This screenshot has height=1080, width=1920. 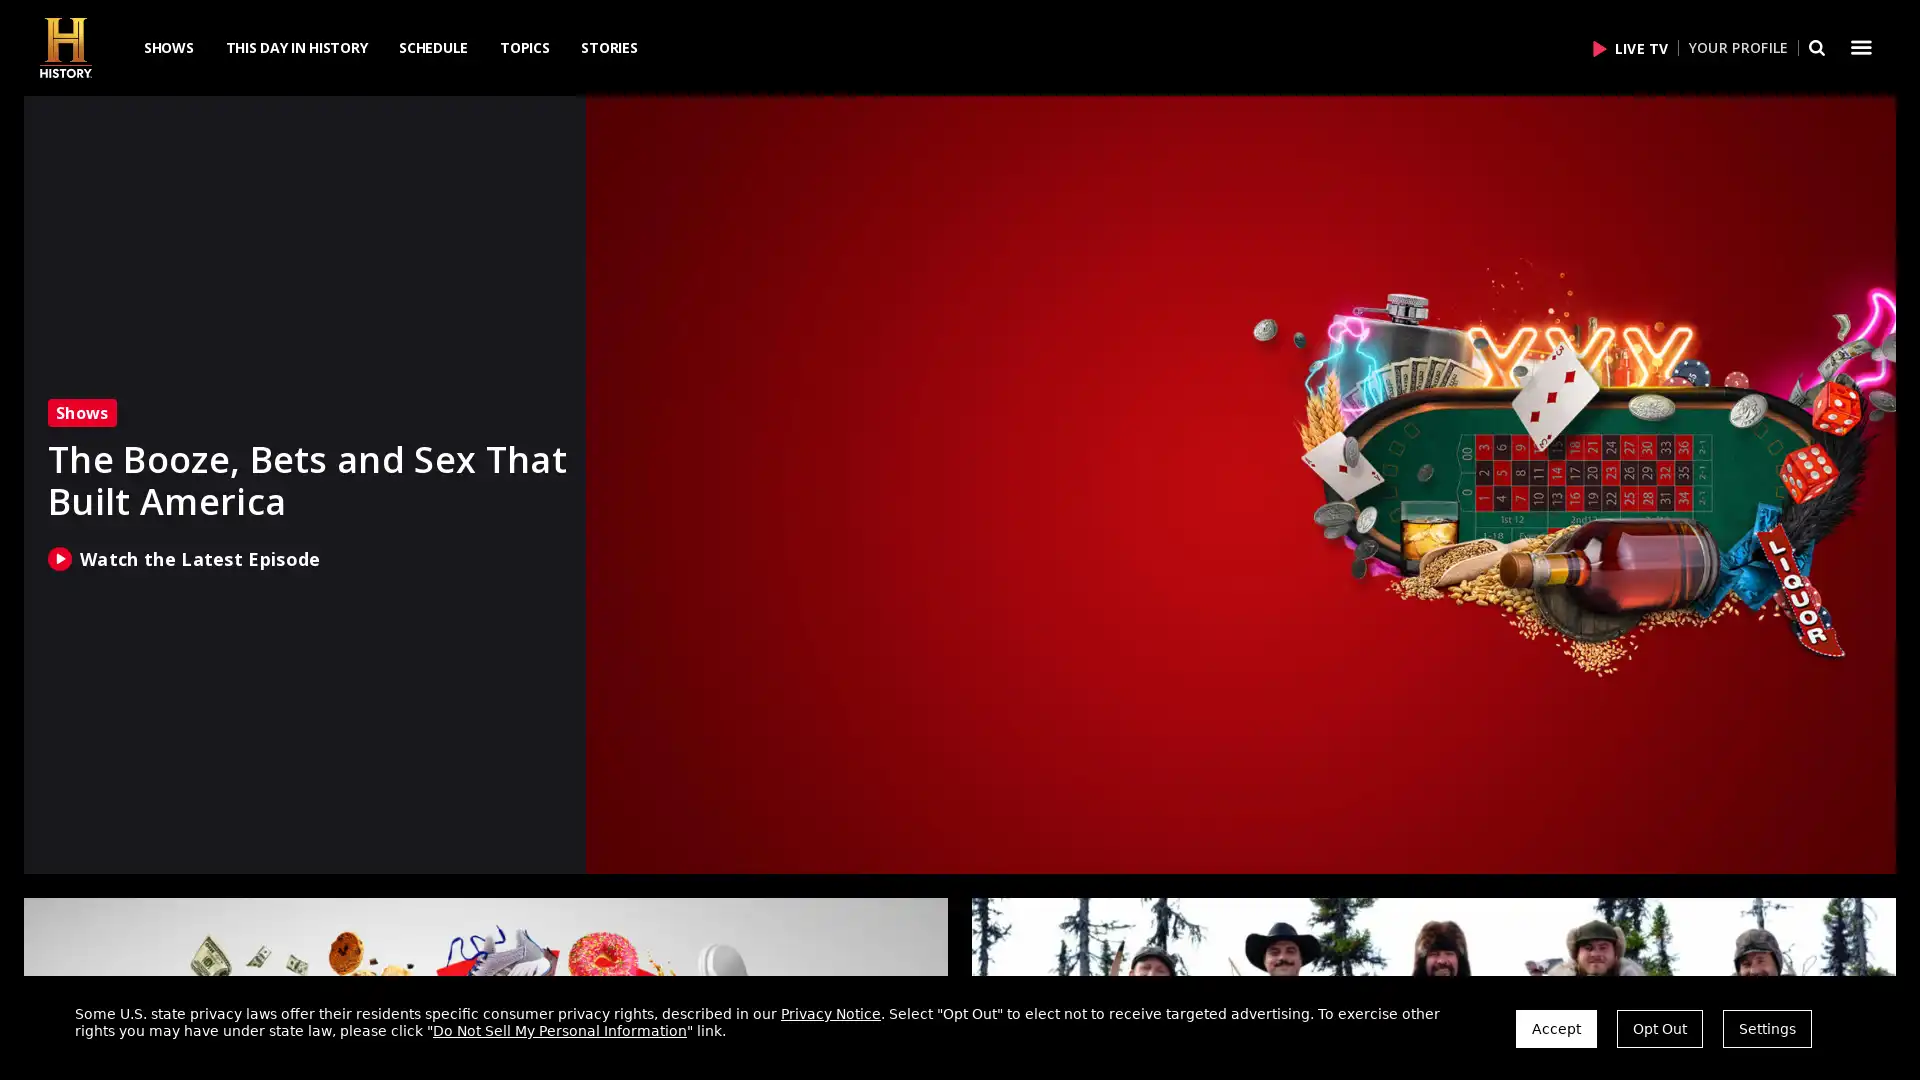 What do you see at coordinates (295, 46) in the screenshot?
I see `THIS DAY IN HISTORY` at bounding box center [295, 46].